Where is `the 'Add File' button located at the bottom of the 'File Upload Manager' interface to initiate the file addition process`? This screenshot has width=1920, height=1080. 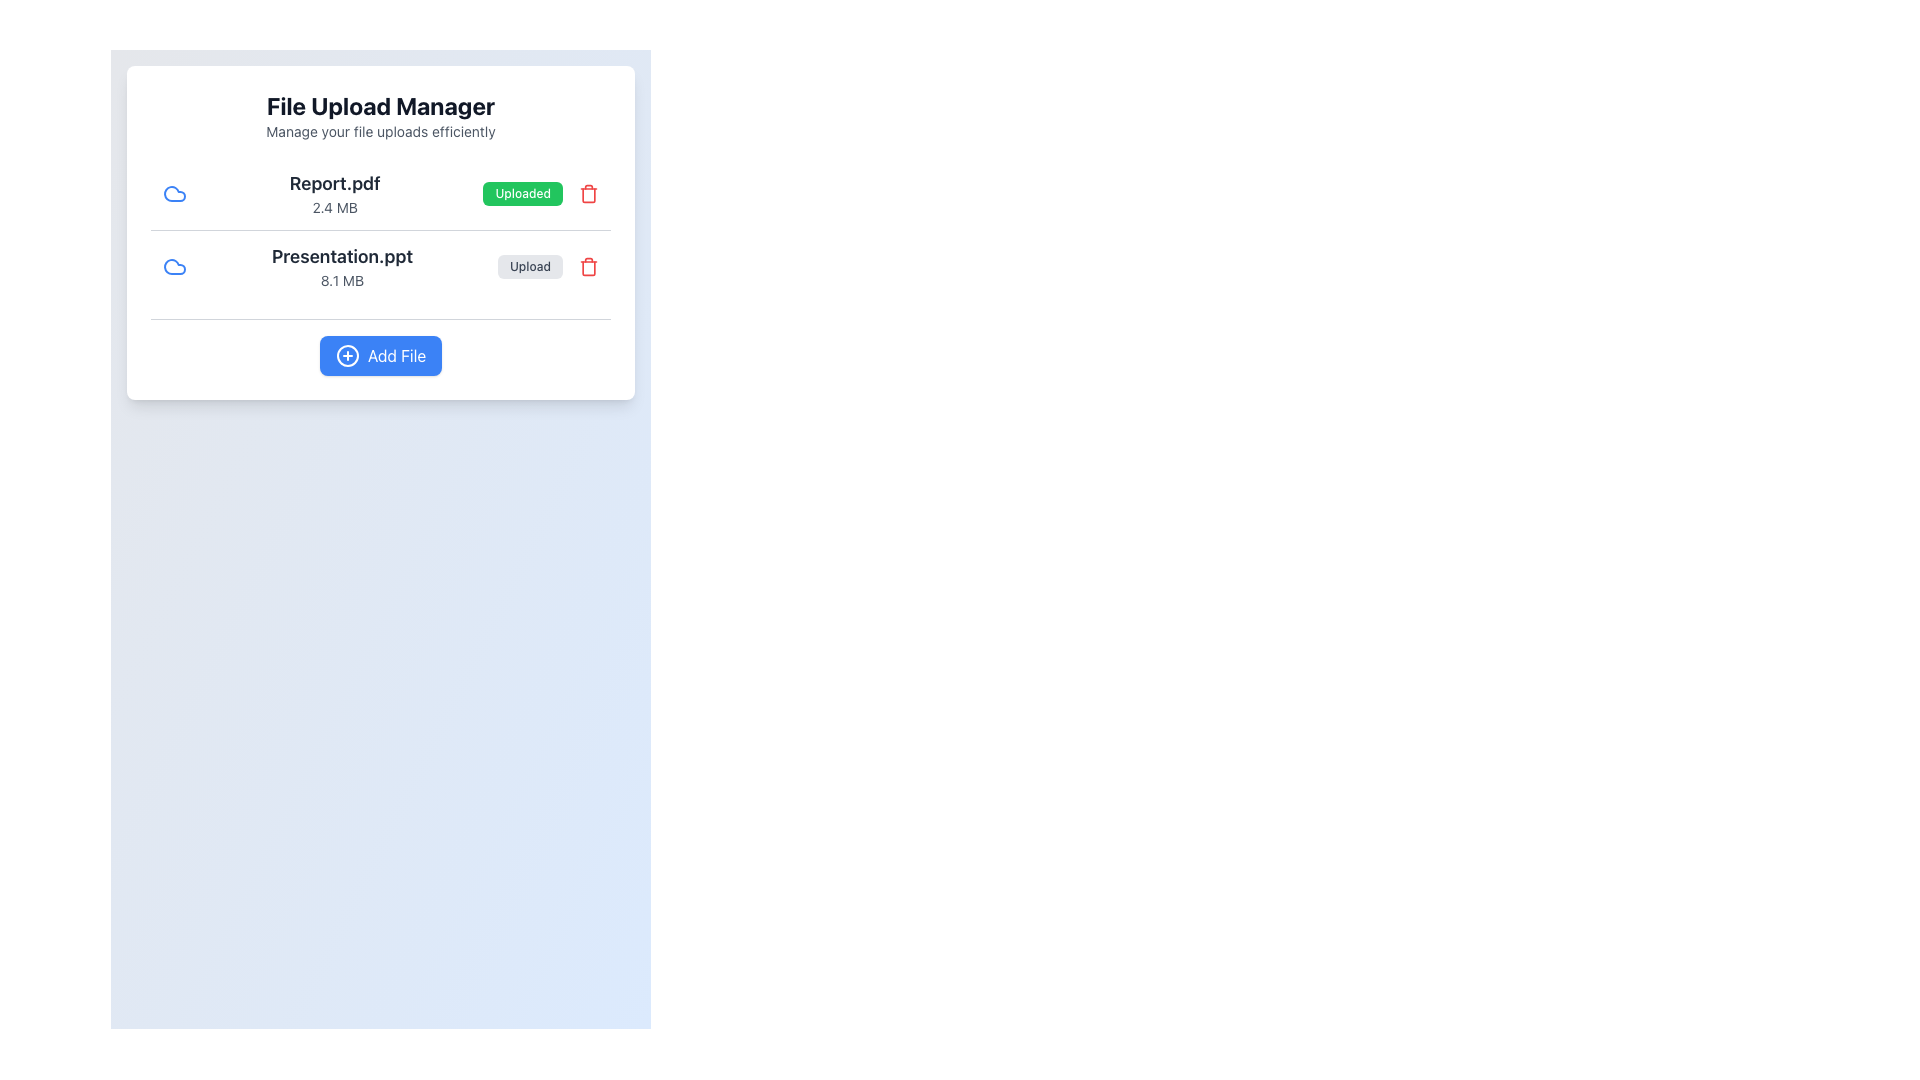
the 'Add File' button located at the bottom of the 'File Upload Manager' interface to initiate the file addition process is located at coordinates (380, 354).